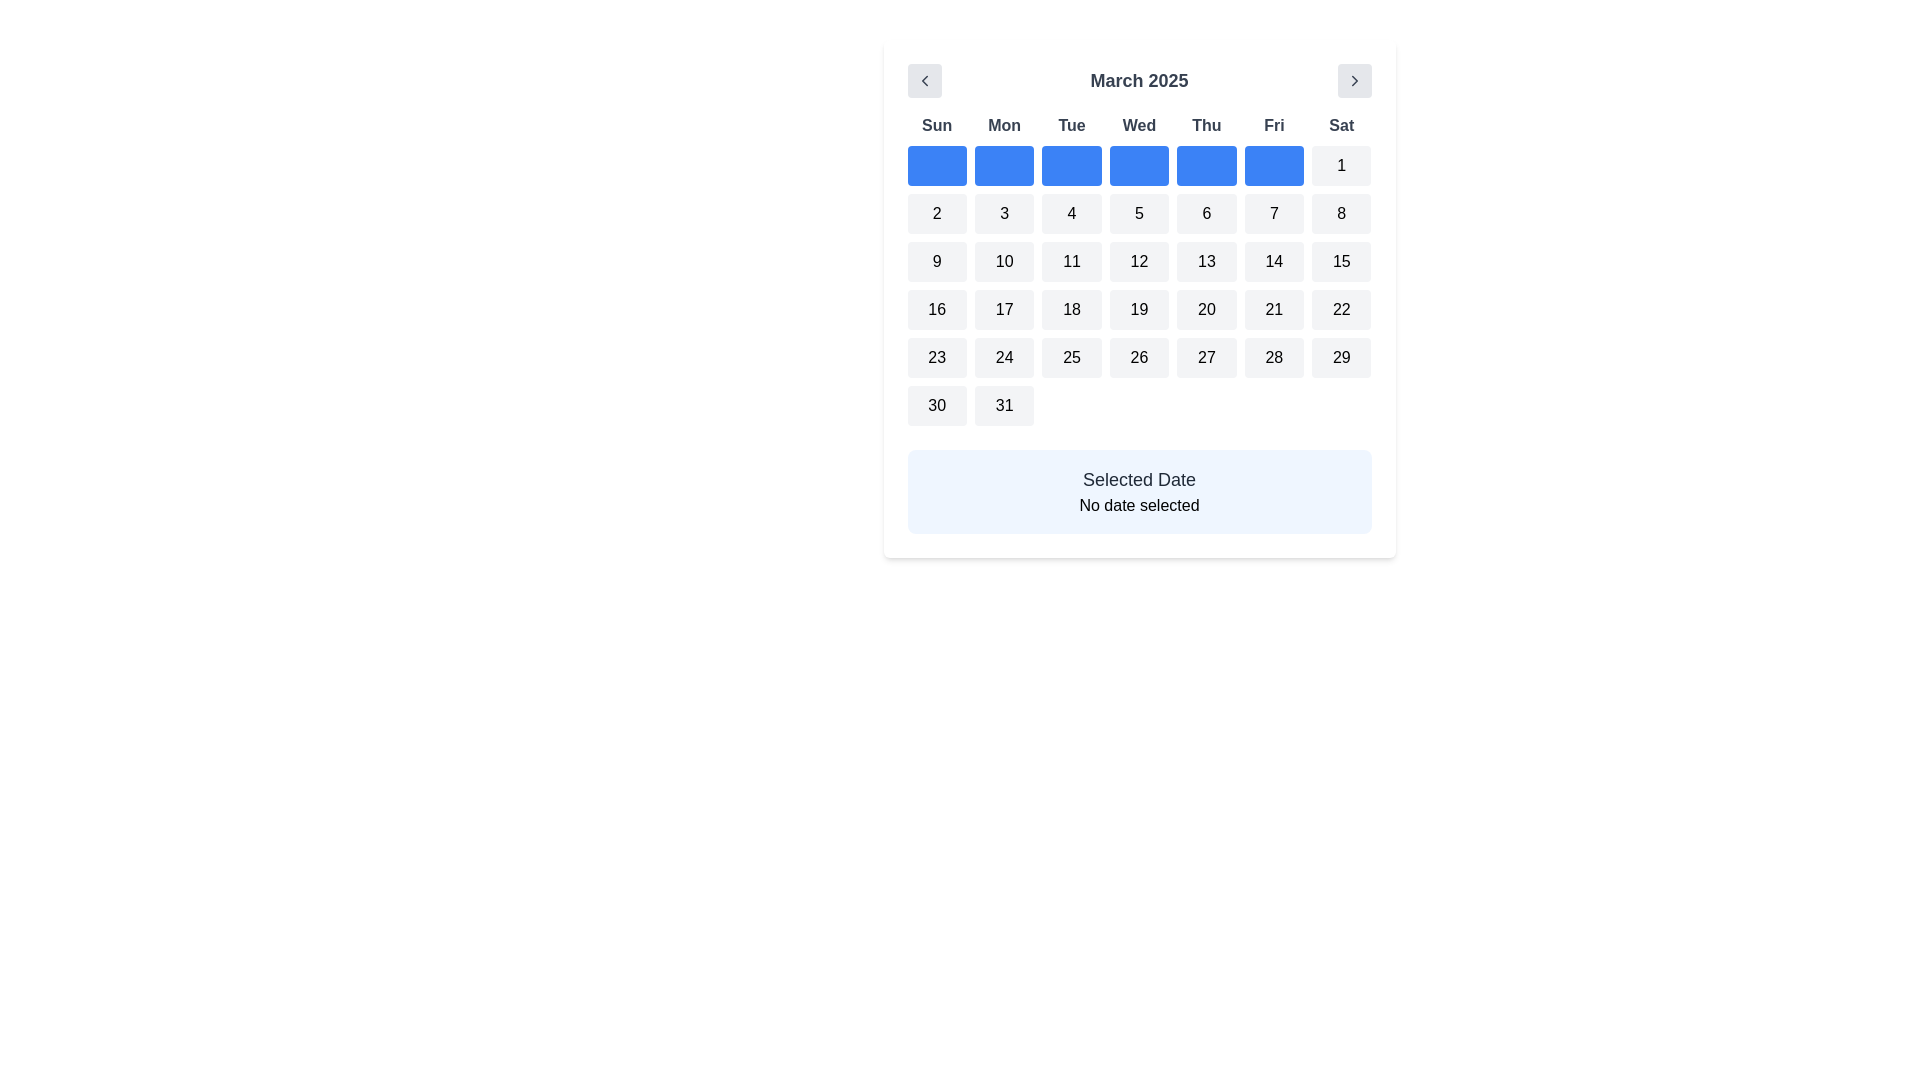 This screenshot has height=1080, width=1920. Describe the element at coordinates (1341, 126) in the screenshot. I see `the Text label indicating Saturday in the calendar component, which is the last label in the row of weekday headers` at that location.